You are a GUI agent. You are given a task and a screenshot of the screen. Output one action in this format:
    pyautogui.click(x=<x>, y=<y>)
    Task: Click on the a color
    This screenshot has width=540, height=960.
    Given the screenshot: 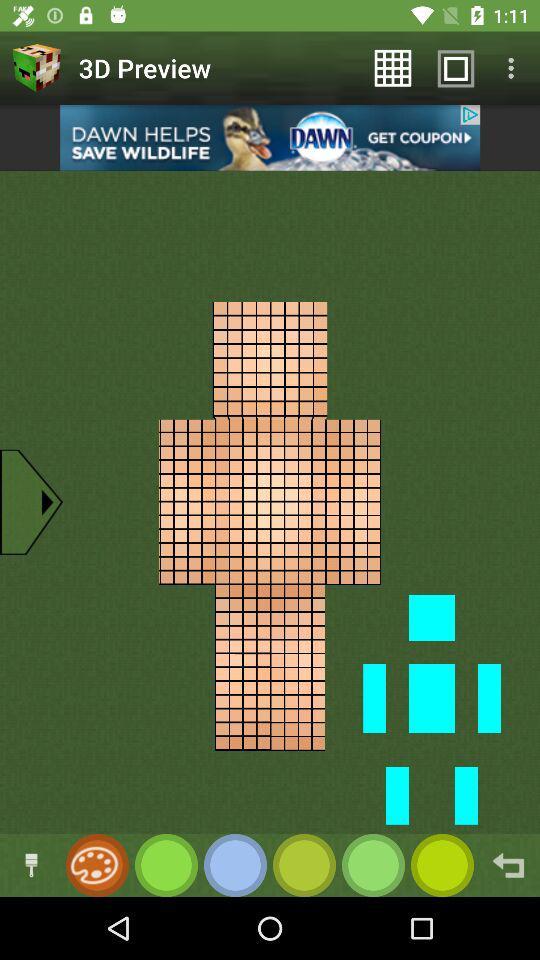 What is the action you would take?
    pyautogui.click(x=373, y=864)
    